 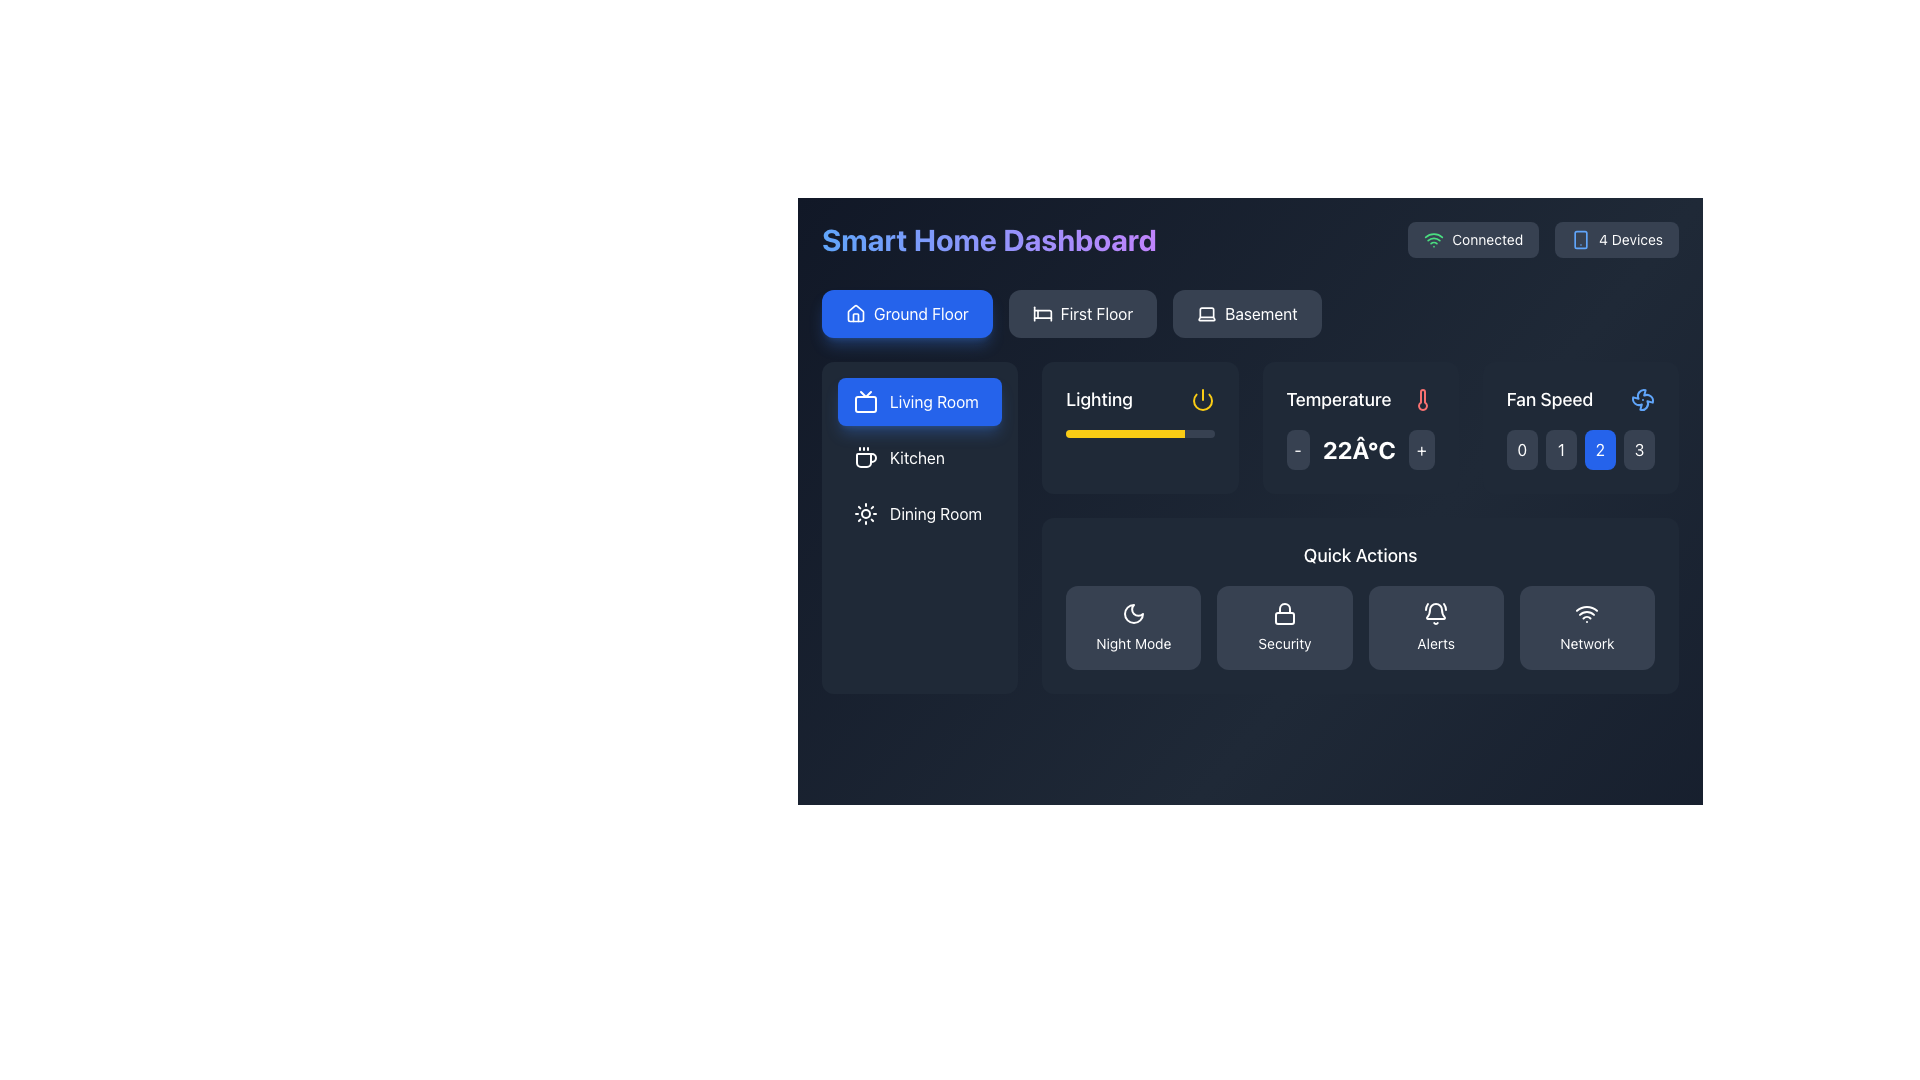 I want to click on the Informational component that displays connection information and the number of devices connected to the system, located in the top-right corner adjacent to the 'Smart Home Dashboard' title, so click(x=1542, y=238).